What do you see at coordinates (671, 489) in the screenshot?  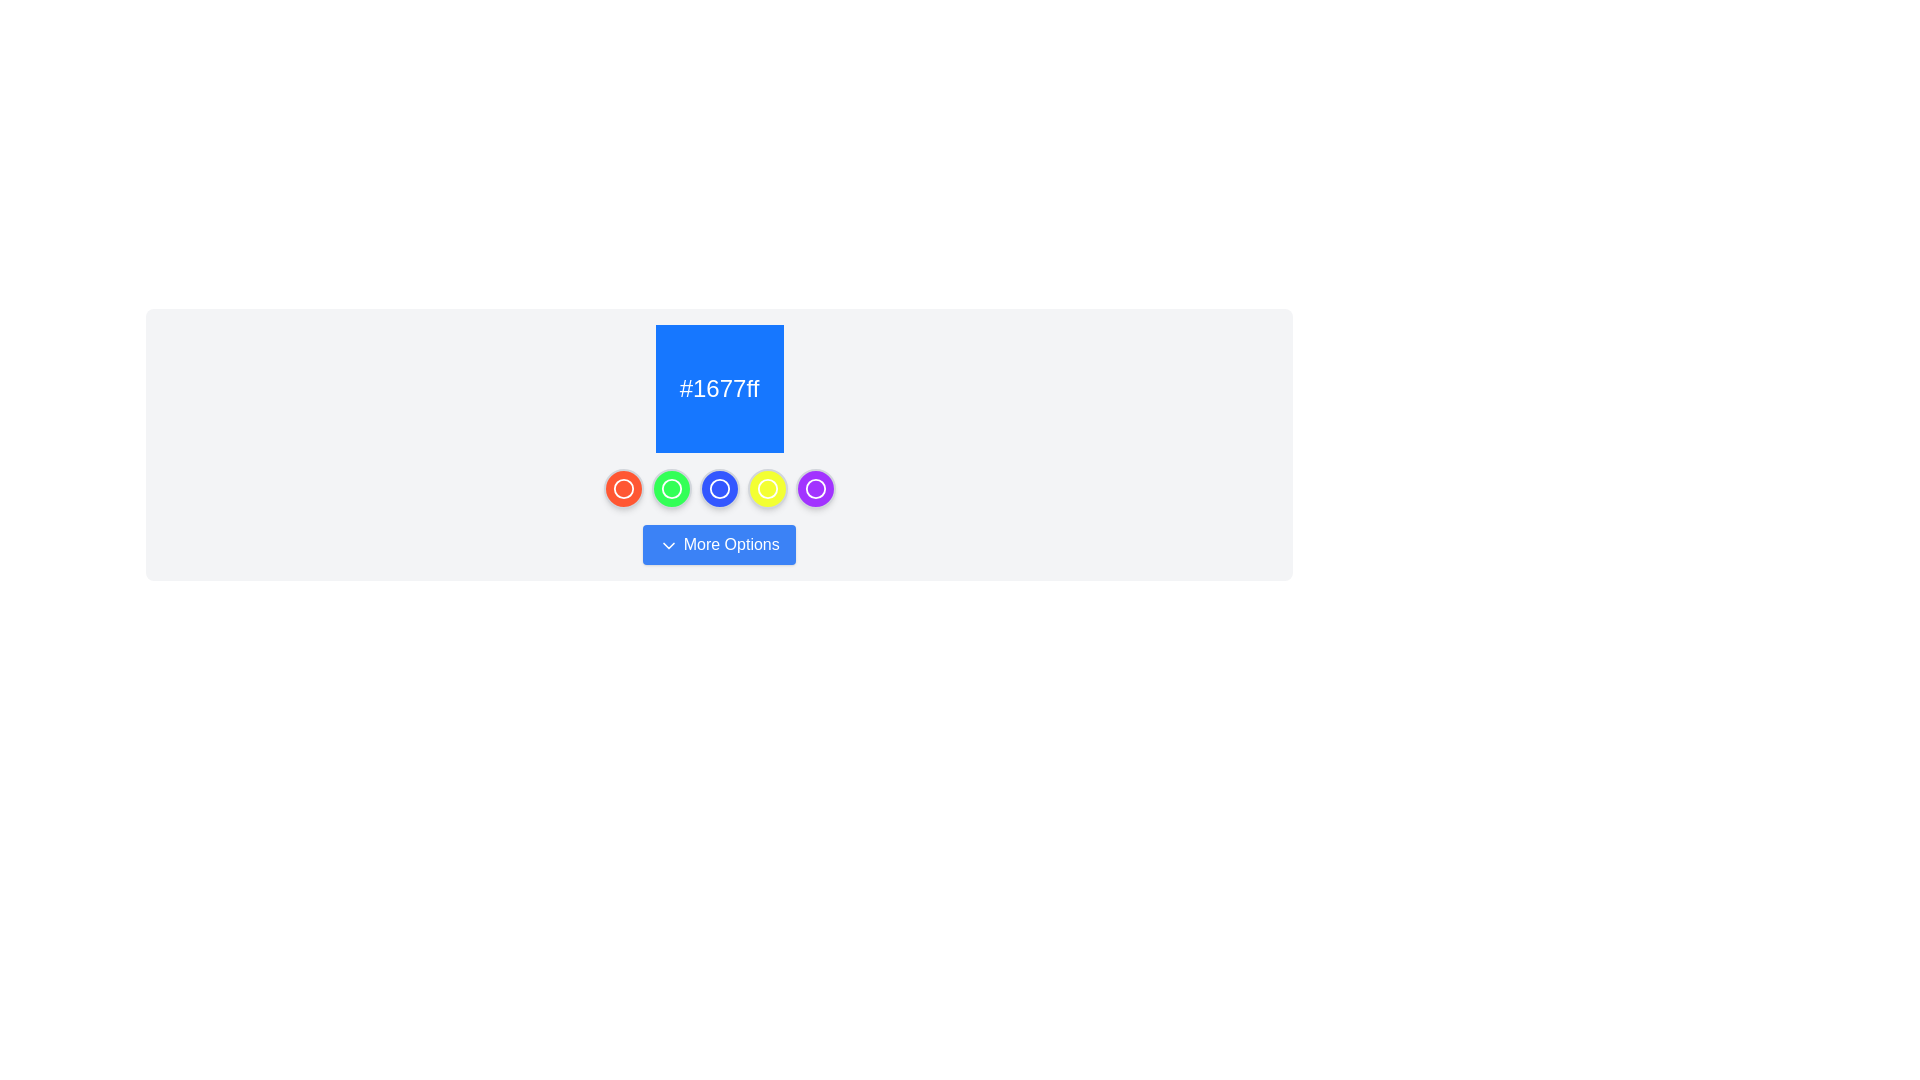 I see `the second circular button` at bounding box center [671, 489].